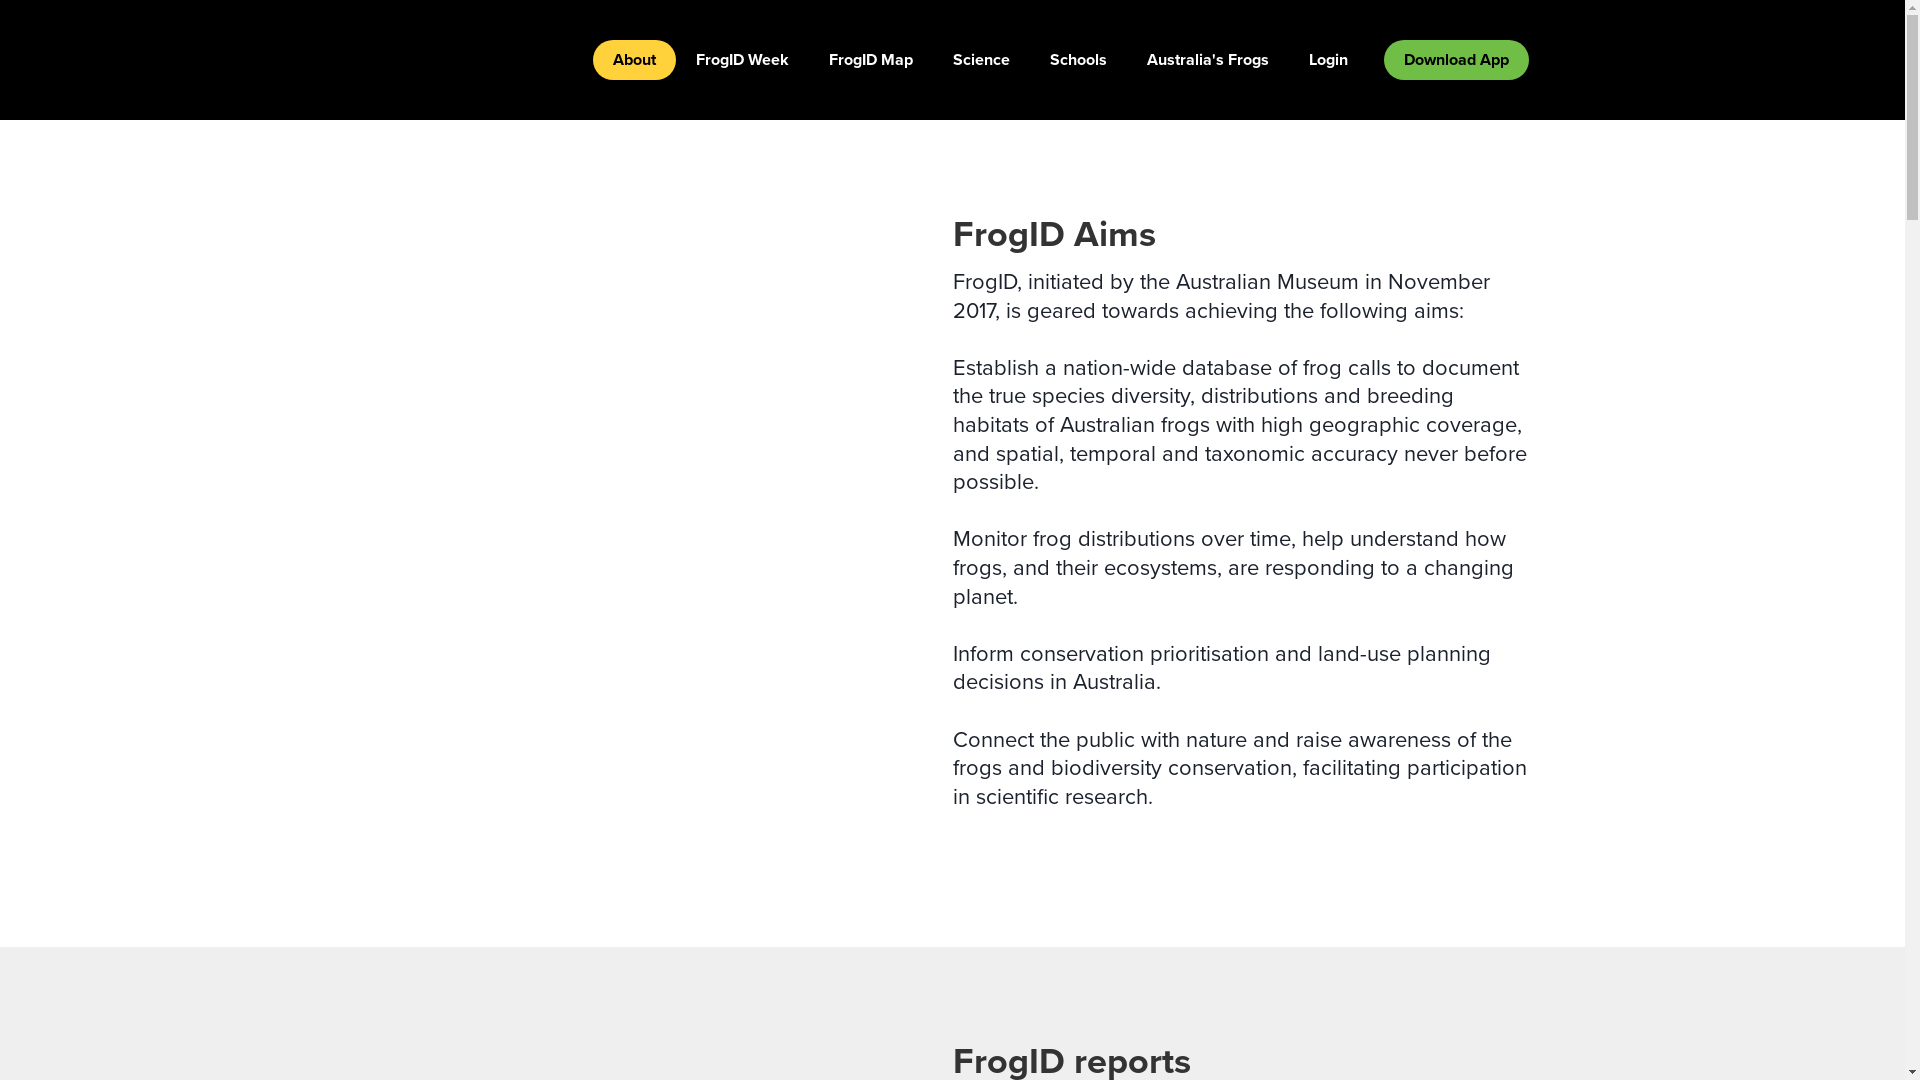 The image size is (1920, 1080). Describe the element at coordinates (1327, 59) in the screenshot. I see `'Login'` at that location.